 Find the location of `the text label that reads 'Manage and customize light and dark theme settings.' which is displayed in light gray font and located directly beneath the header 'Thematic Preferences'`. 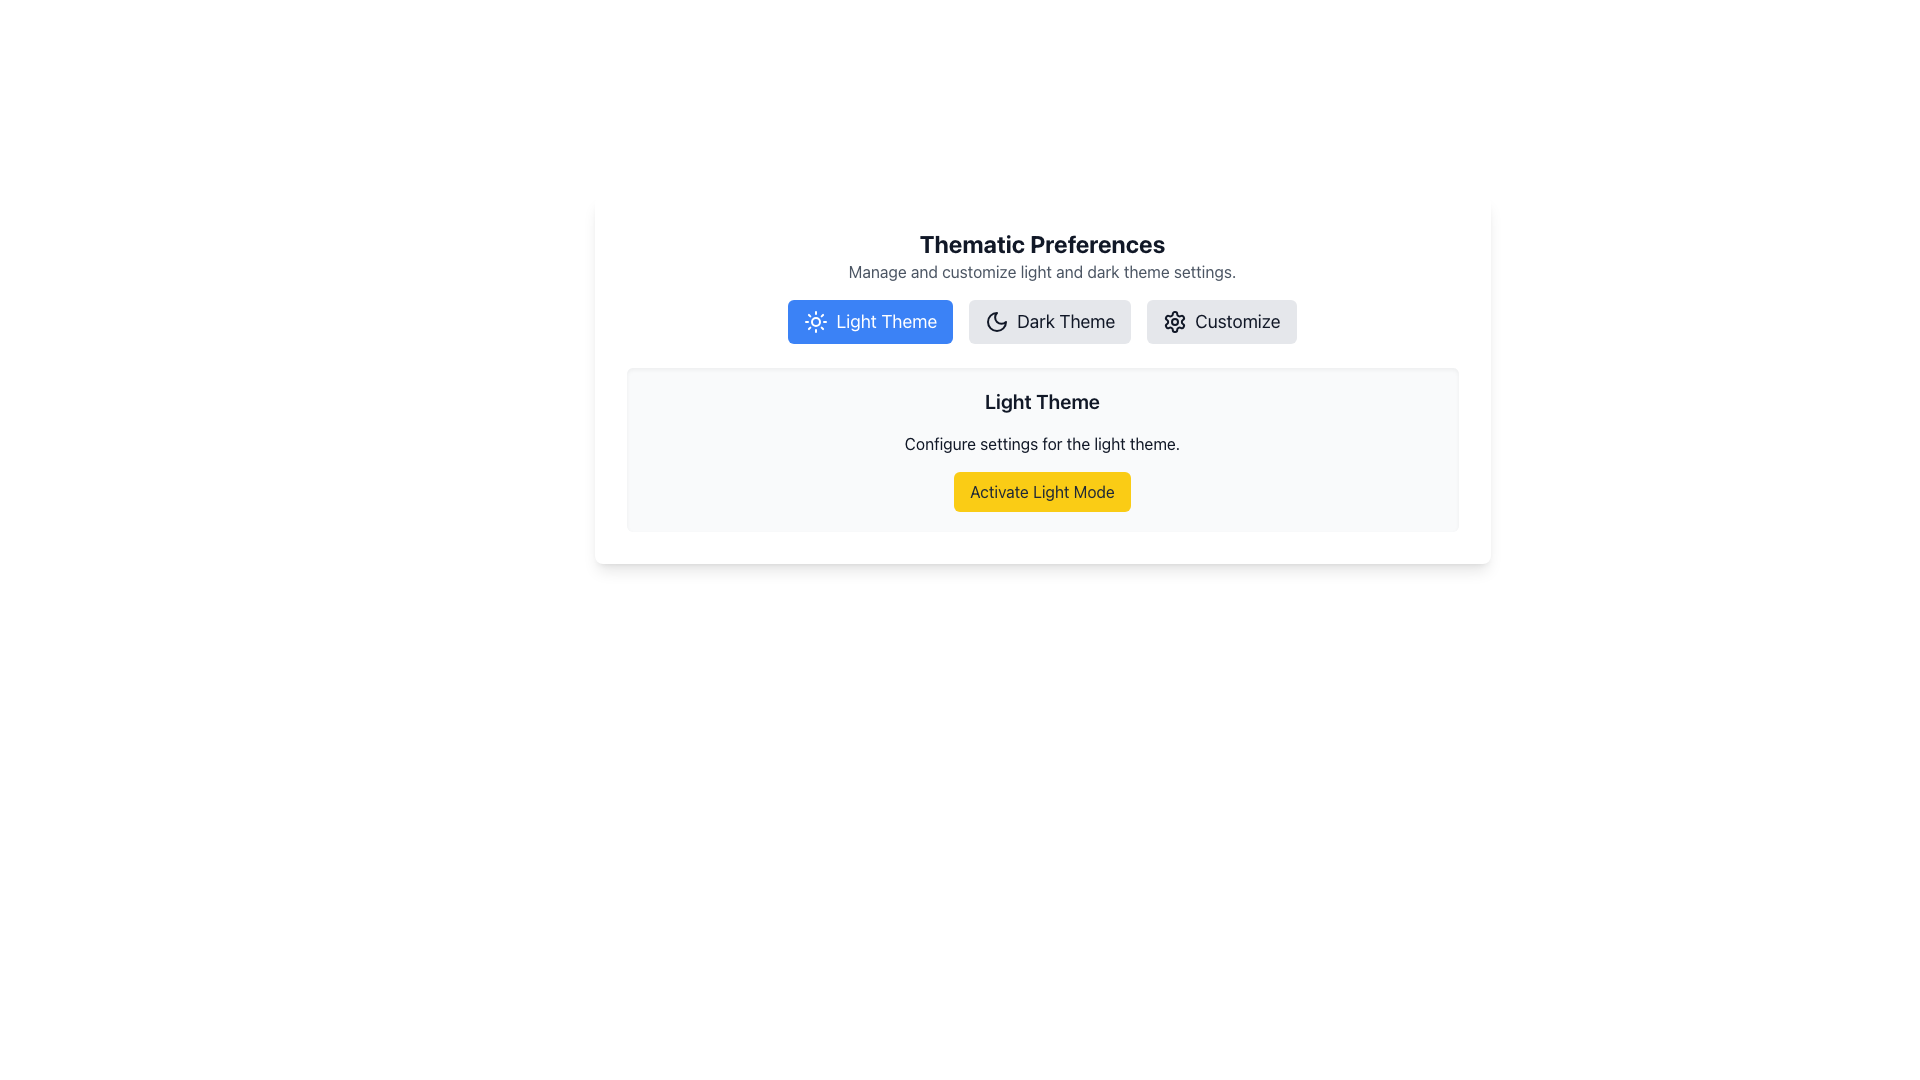

the text label that reads 'Manage and customize light and dark theme settings.' which is displayed in light gray font and located directly beneath the header 'Thematic Preferences' is located at coordinates (1041, 272).